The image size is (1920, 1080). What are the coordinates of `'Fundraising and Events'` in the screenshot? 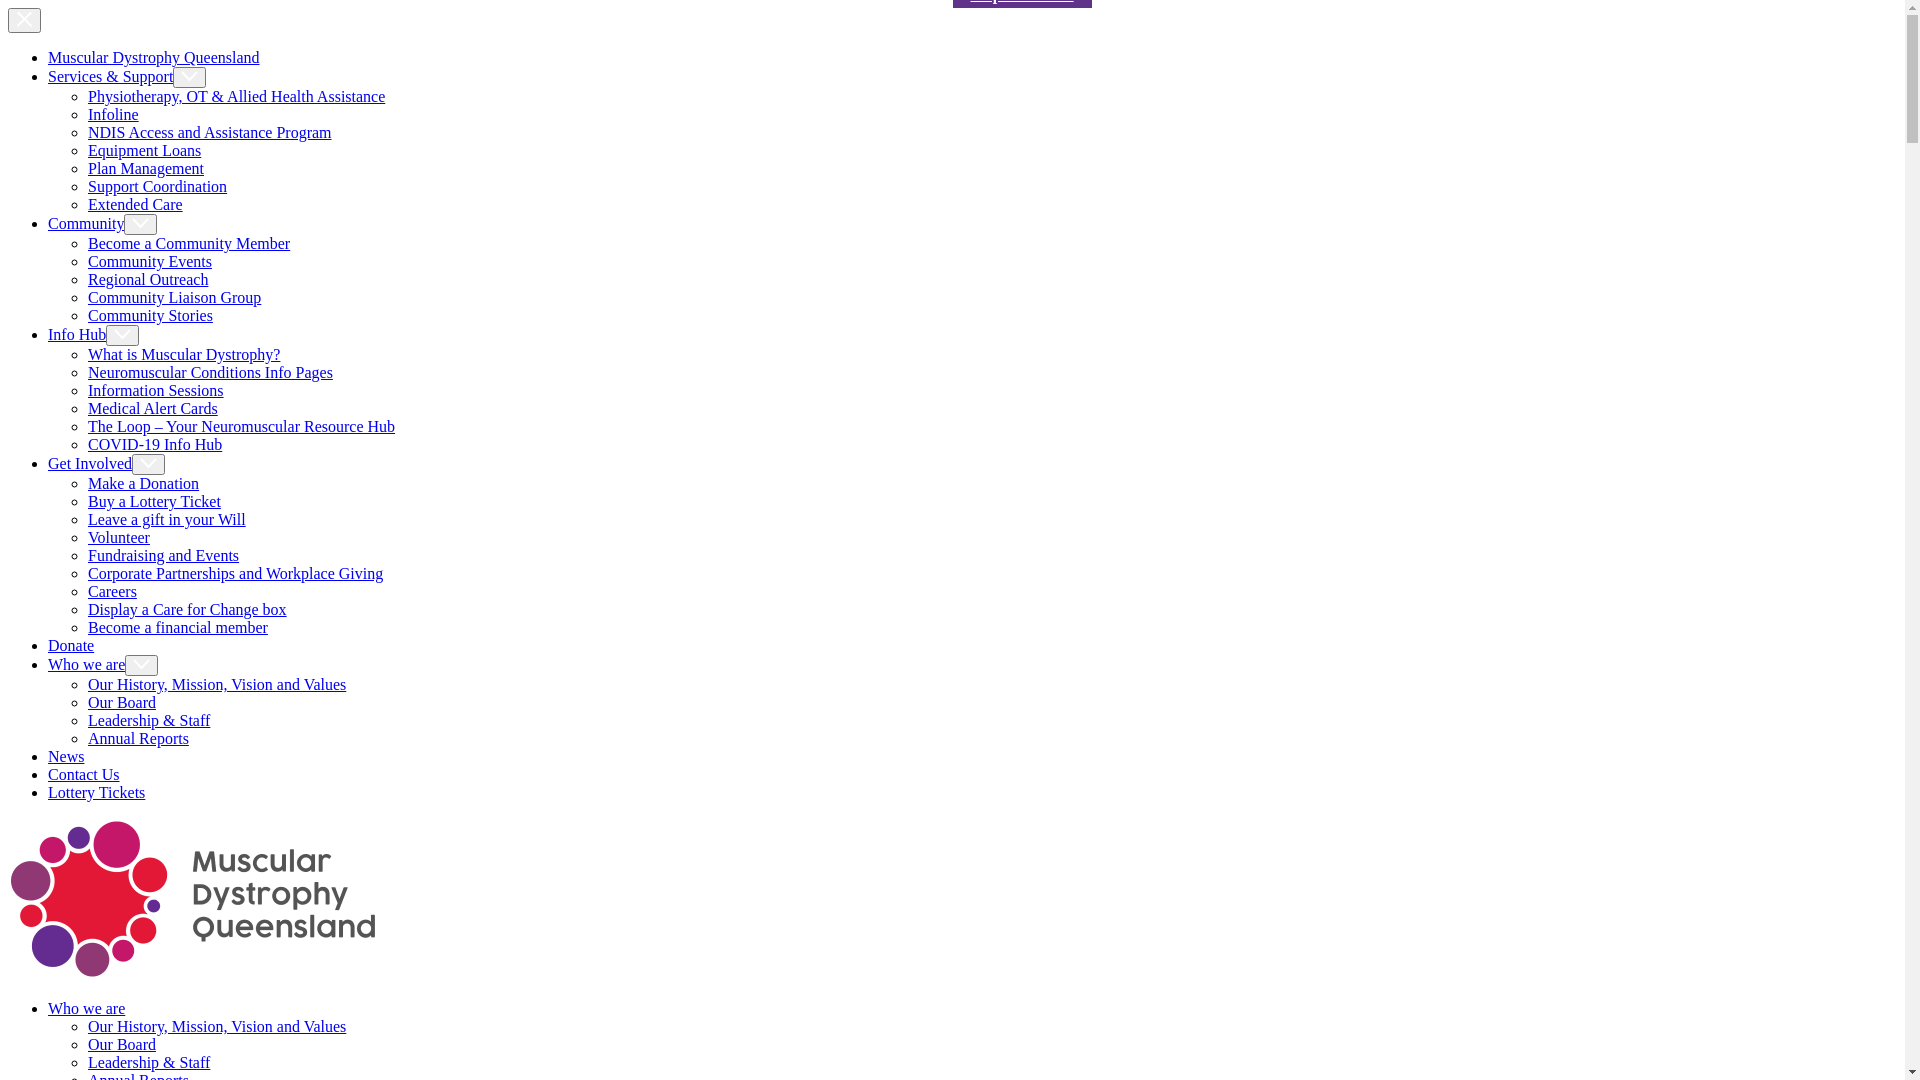 It's located at (163, 555).